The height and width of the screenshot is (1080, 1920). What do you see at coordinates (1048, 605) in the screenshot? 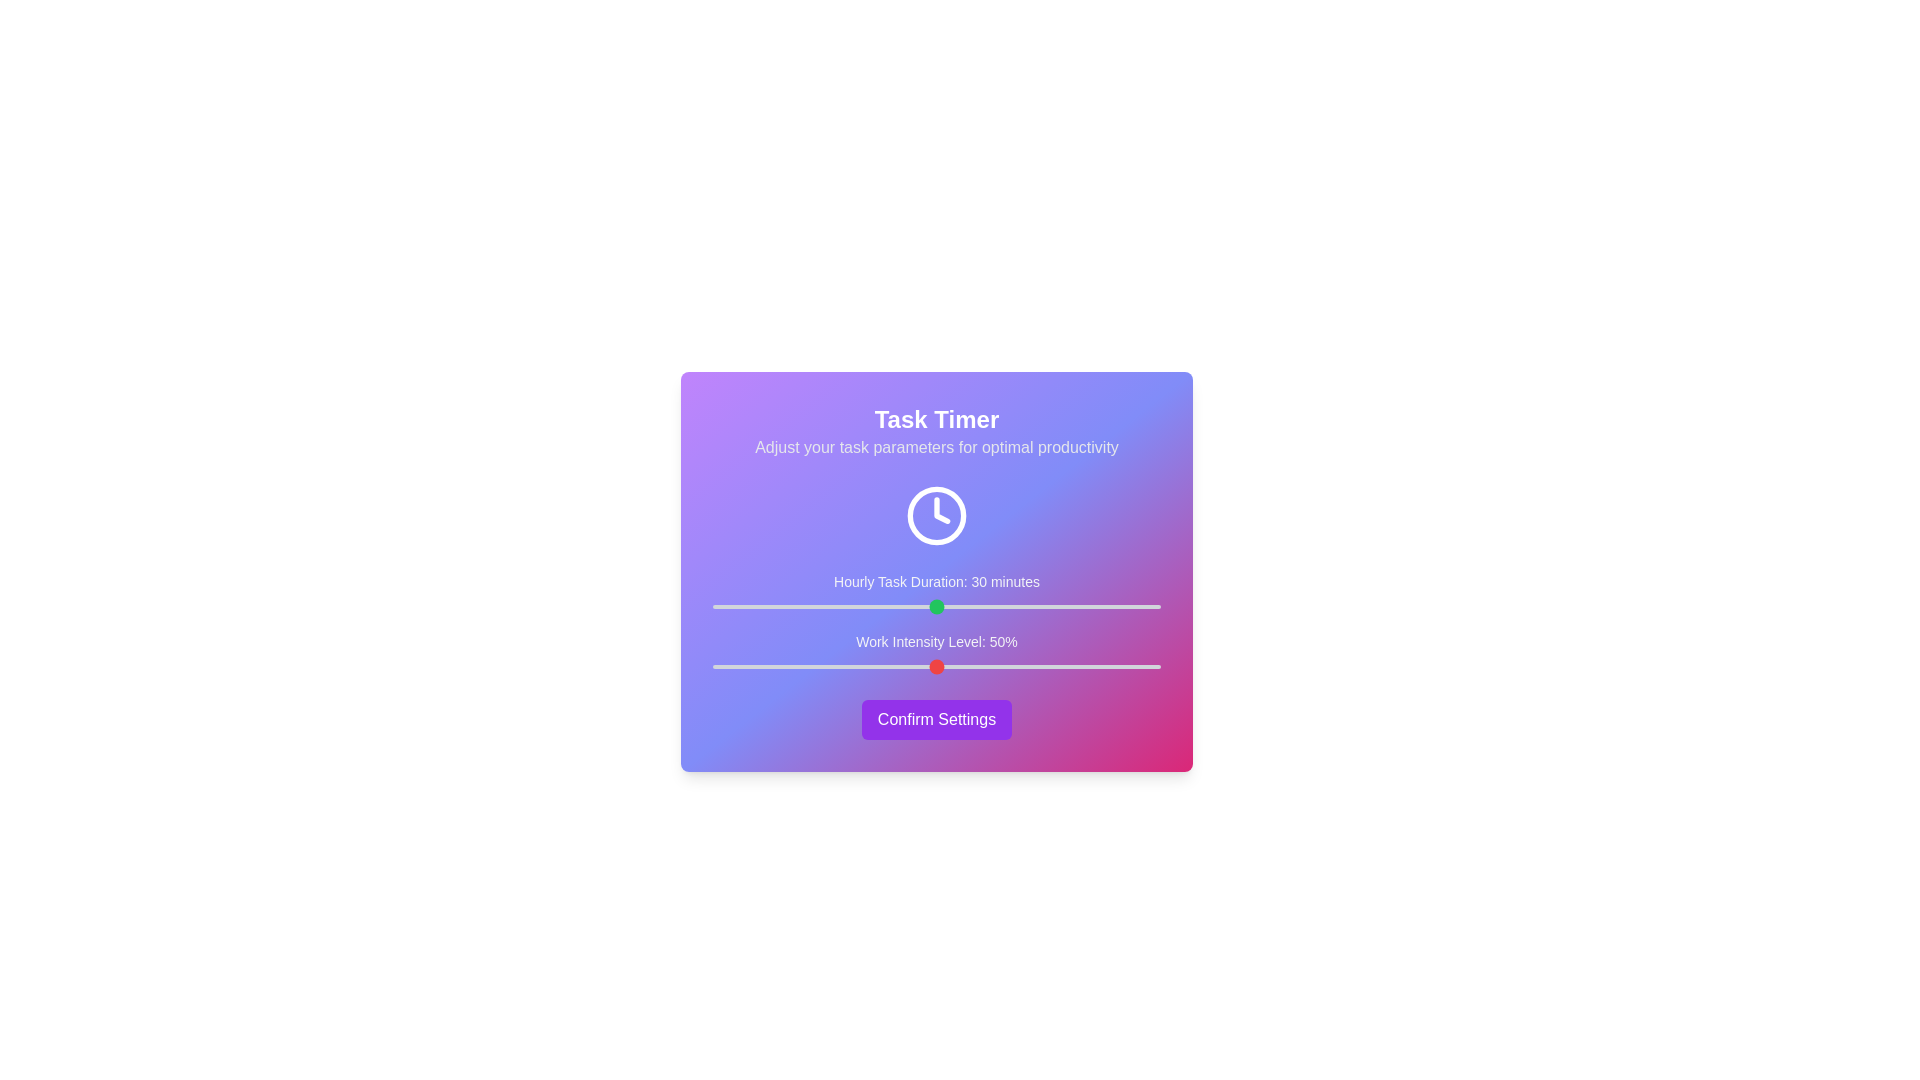
I see `the 'Hourly Task Duration' slider to 45 minutes` at bounding box center [1048, 605].